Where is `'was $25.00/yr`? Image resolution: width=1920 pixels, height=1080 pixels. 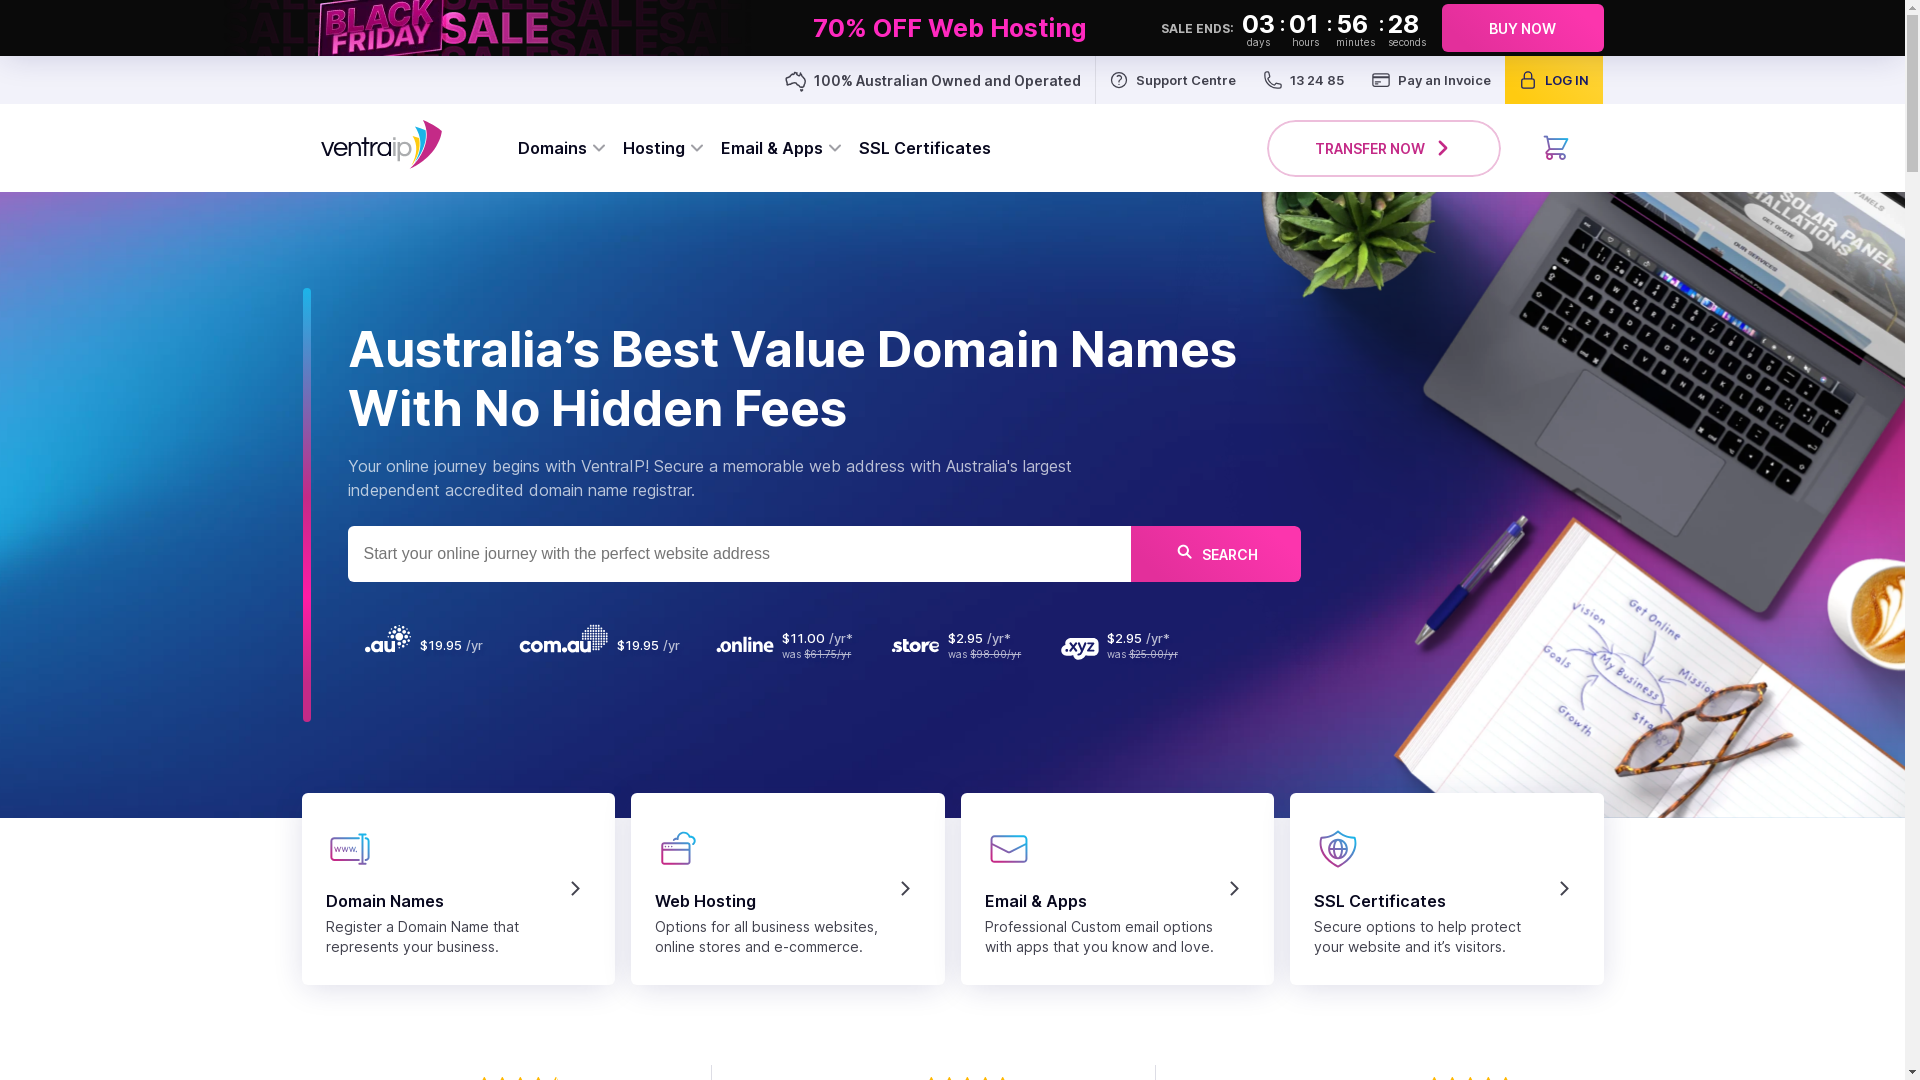
'was $25.00/yr is located at coordinates (1123, 645).